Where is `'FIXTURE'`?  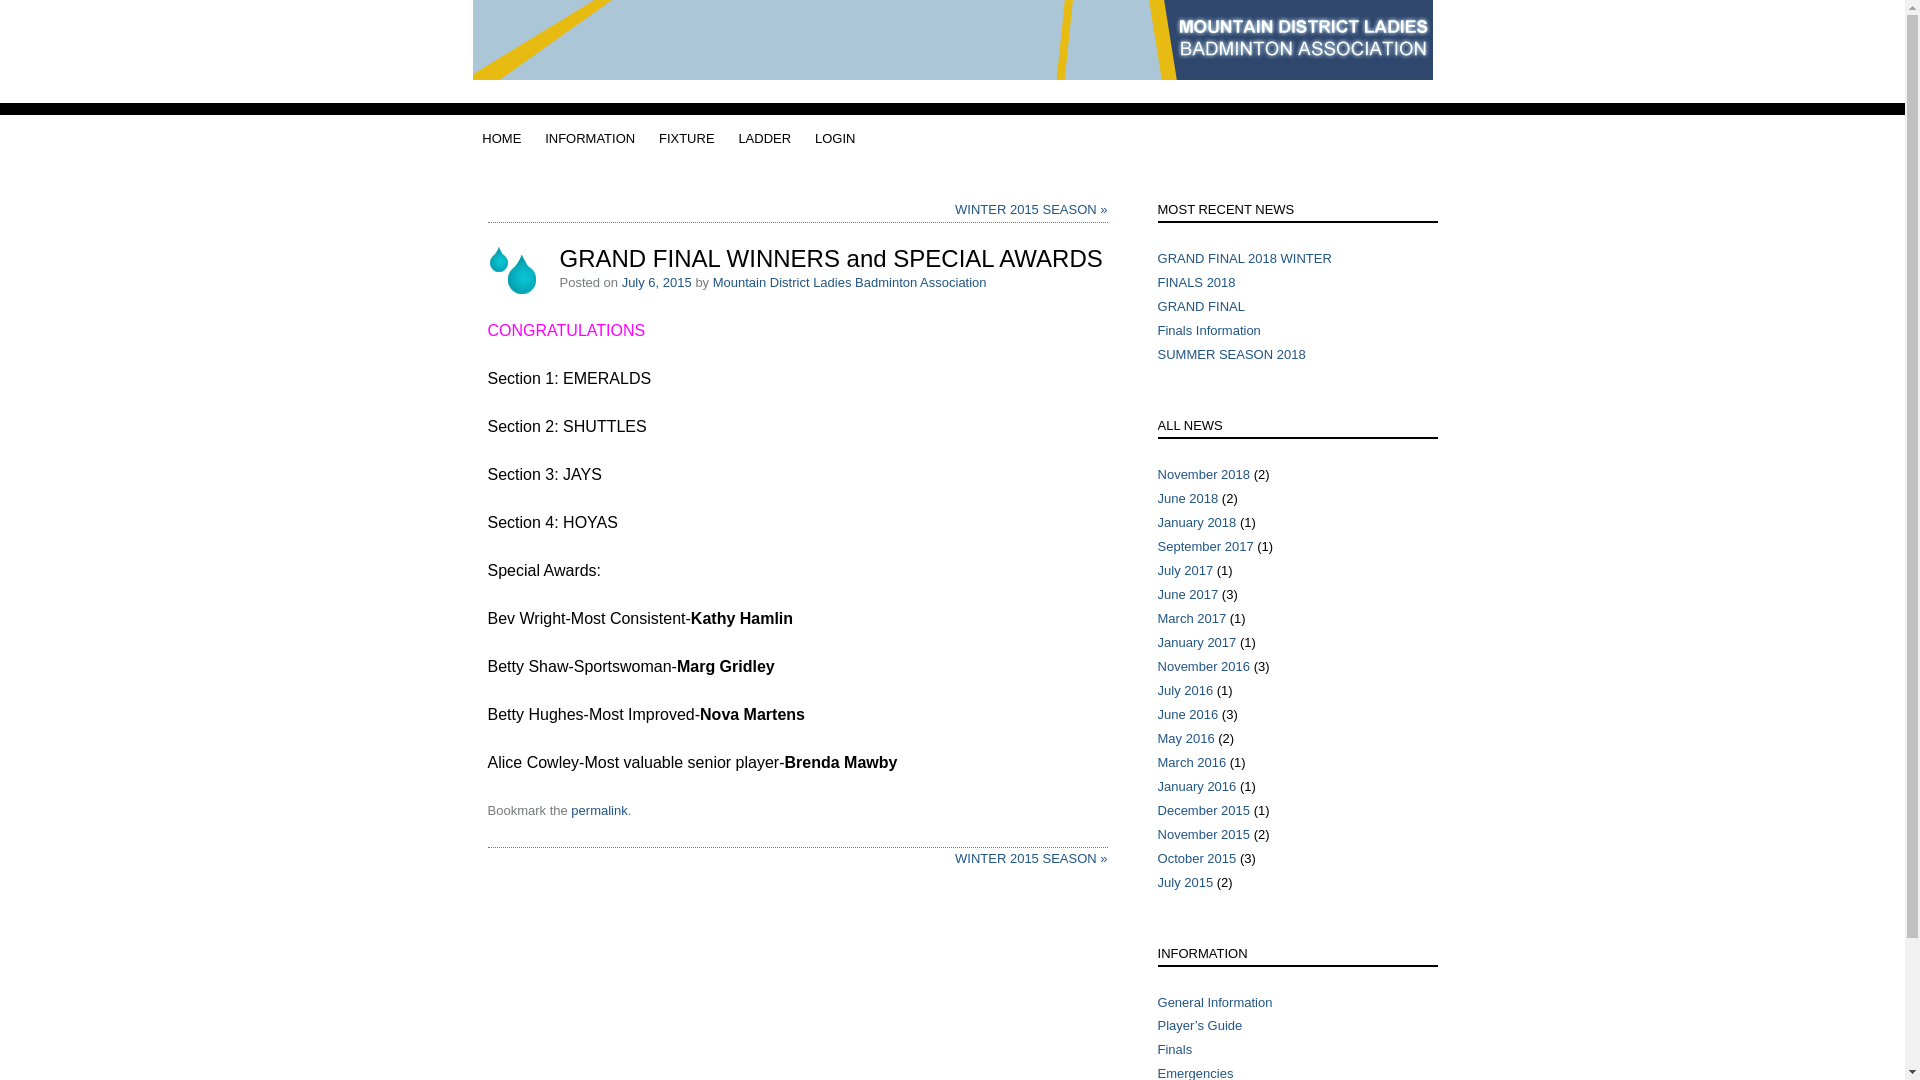 'FIXTURE' is located at coordinates (658, 137).